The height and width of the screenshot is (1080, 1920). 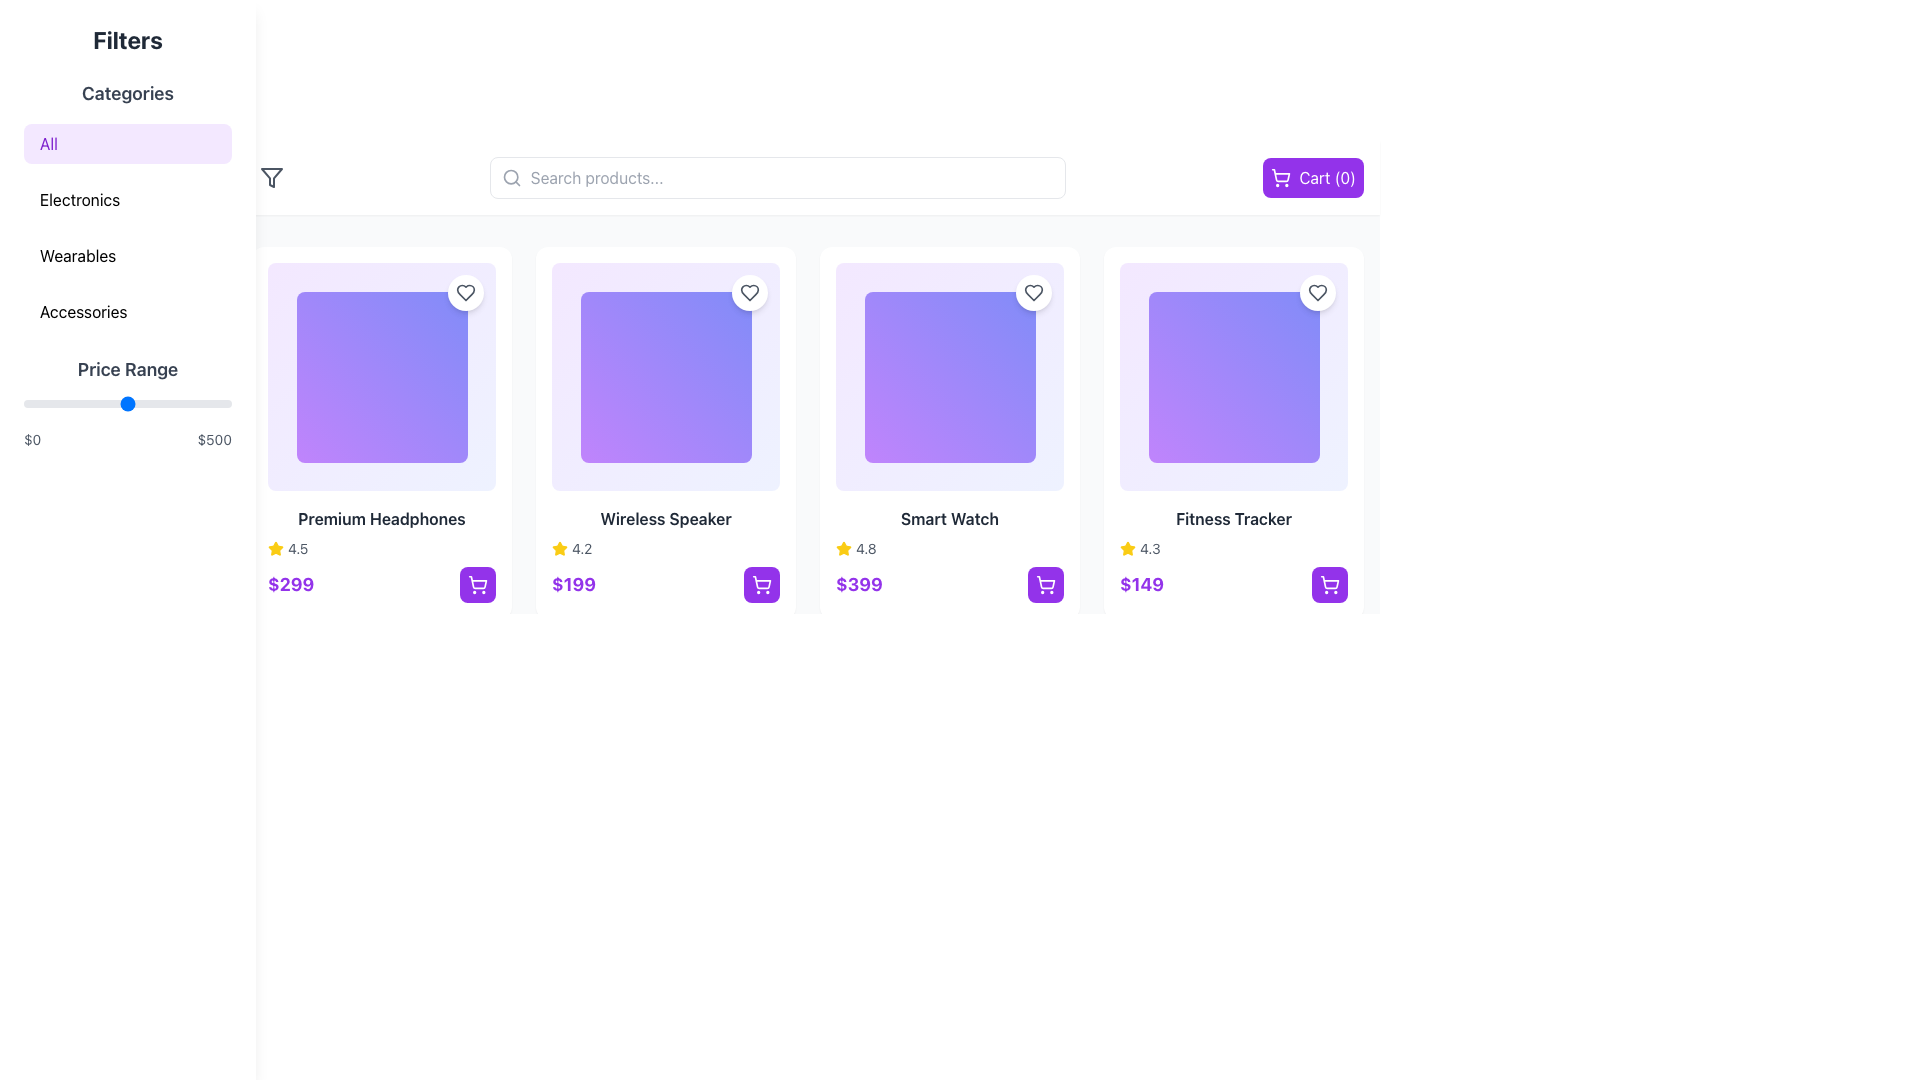 I want to click on the significance of the Rating Icon located in the bottom left corner of the fourth product card 'Fitness Tracker', which indicates a rating of '4.3', so click(x=844, y=548).